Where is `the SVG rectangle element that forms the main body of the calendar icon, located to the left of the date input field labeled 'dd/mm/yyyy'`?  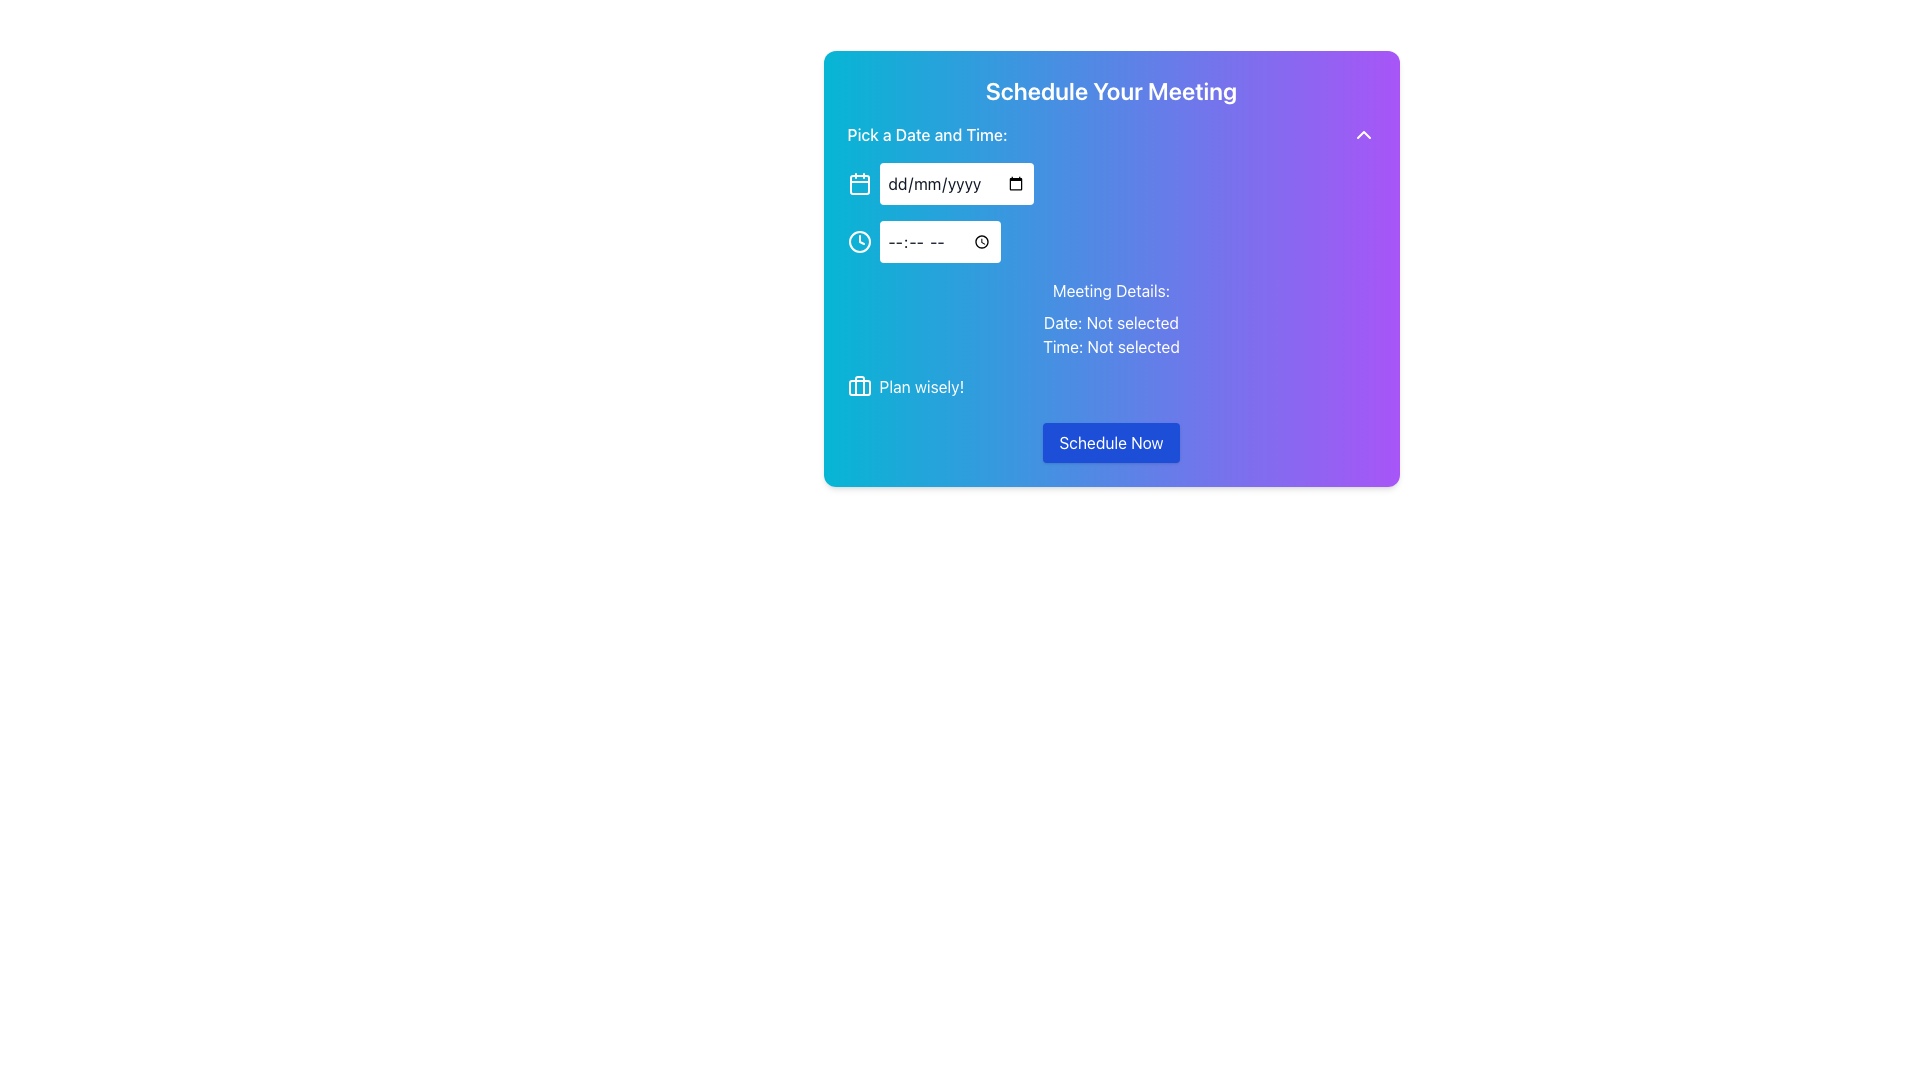 the SVG rectangle element that forms the main body of the calendar icon, located to the left of the date input field labeled 'dd/mm/yyyy' is located at coordinates (859, 185).